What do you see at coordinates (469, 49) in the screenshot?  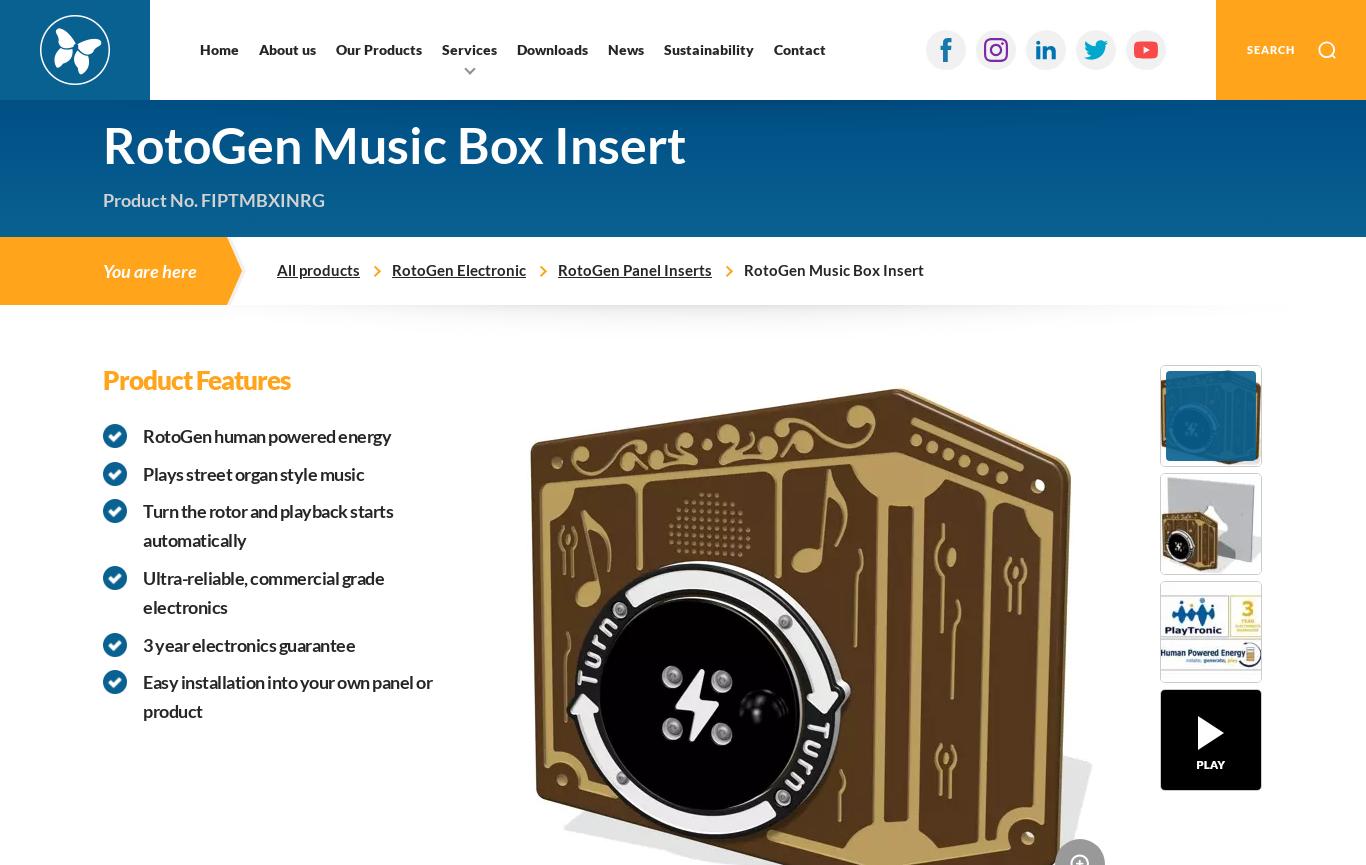 I see `'Services'` at bounding box center [469, 49].